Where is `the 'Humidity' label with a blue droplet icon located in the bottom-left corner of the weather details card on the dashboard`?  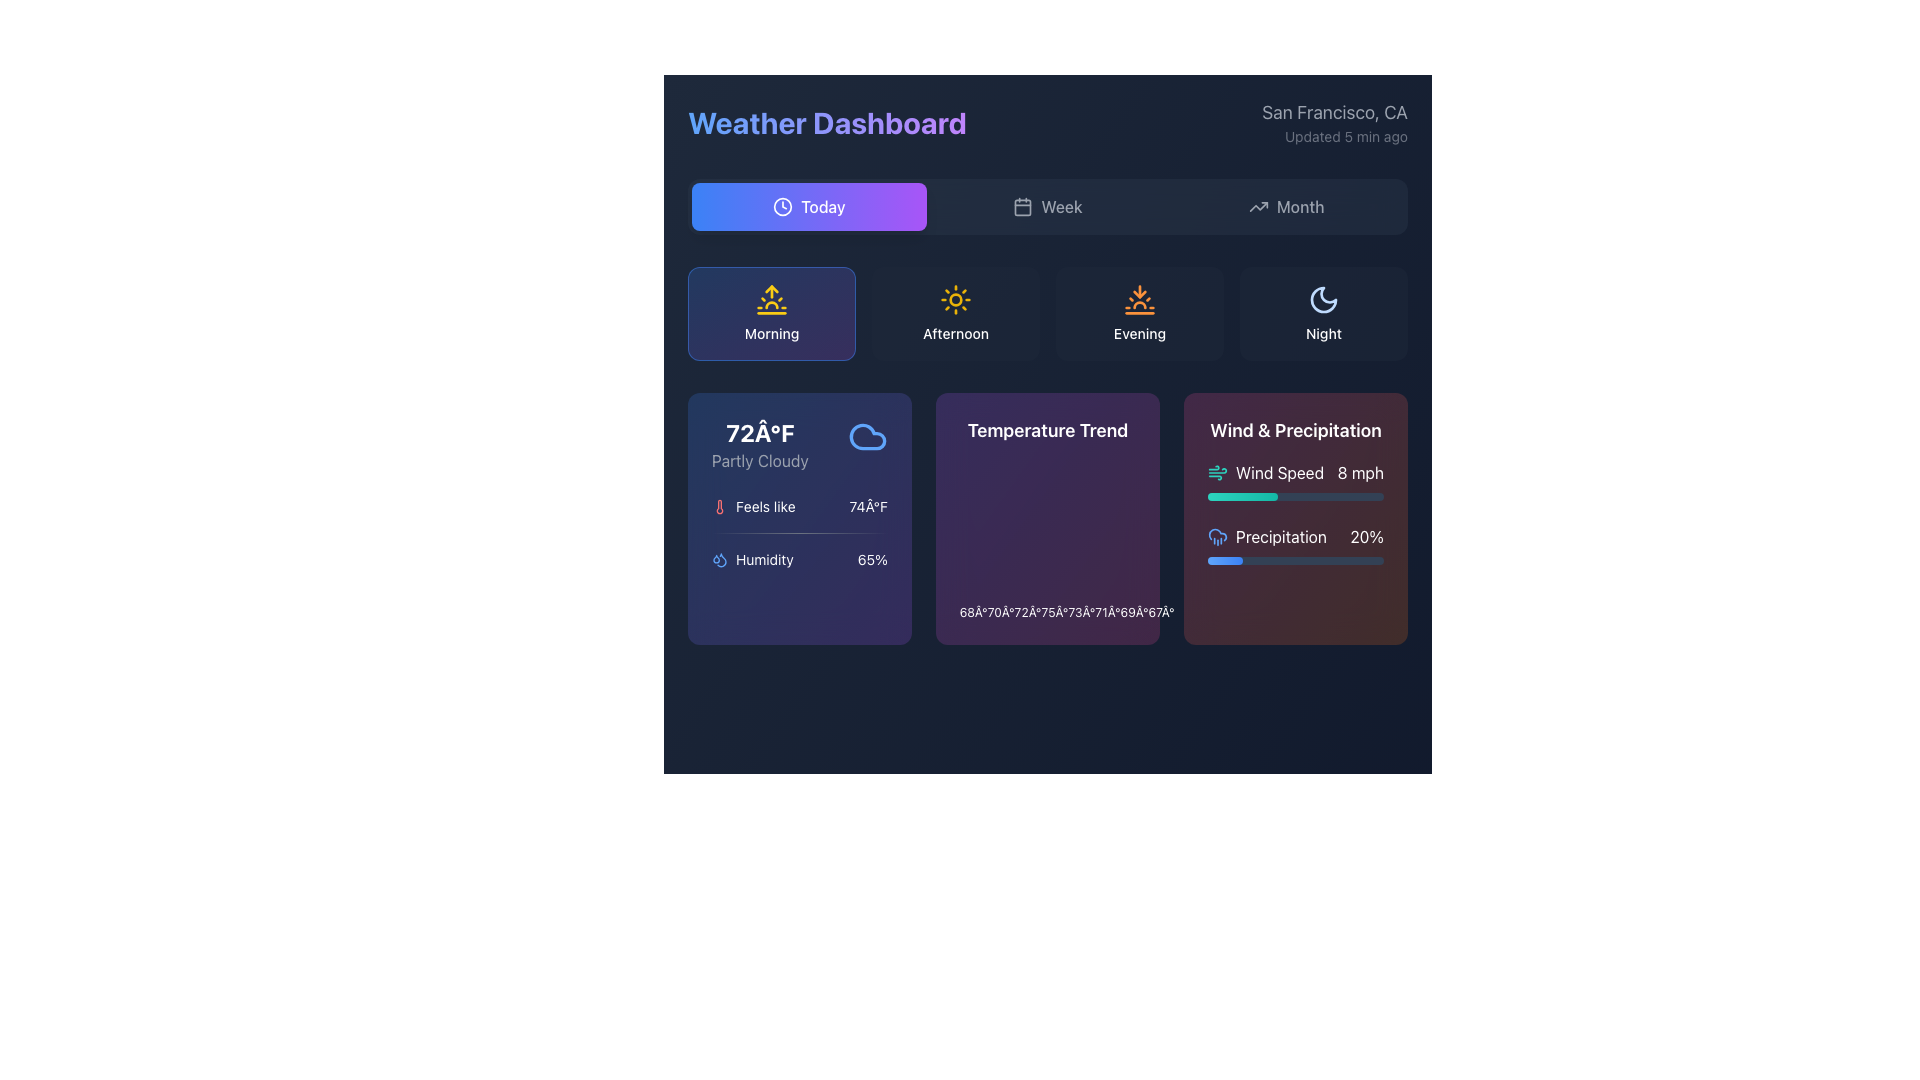 the 'Humidity' label with a blue droplet icon located in the bottom-left corner of the weather details card on the dashboard is located at coordinates (751, 559).